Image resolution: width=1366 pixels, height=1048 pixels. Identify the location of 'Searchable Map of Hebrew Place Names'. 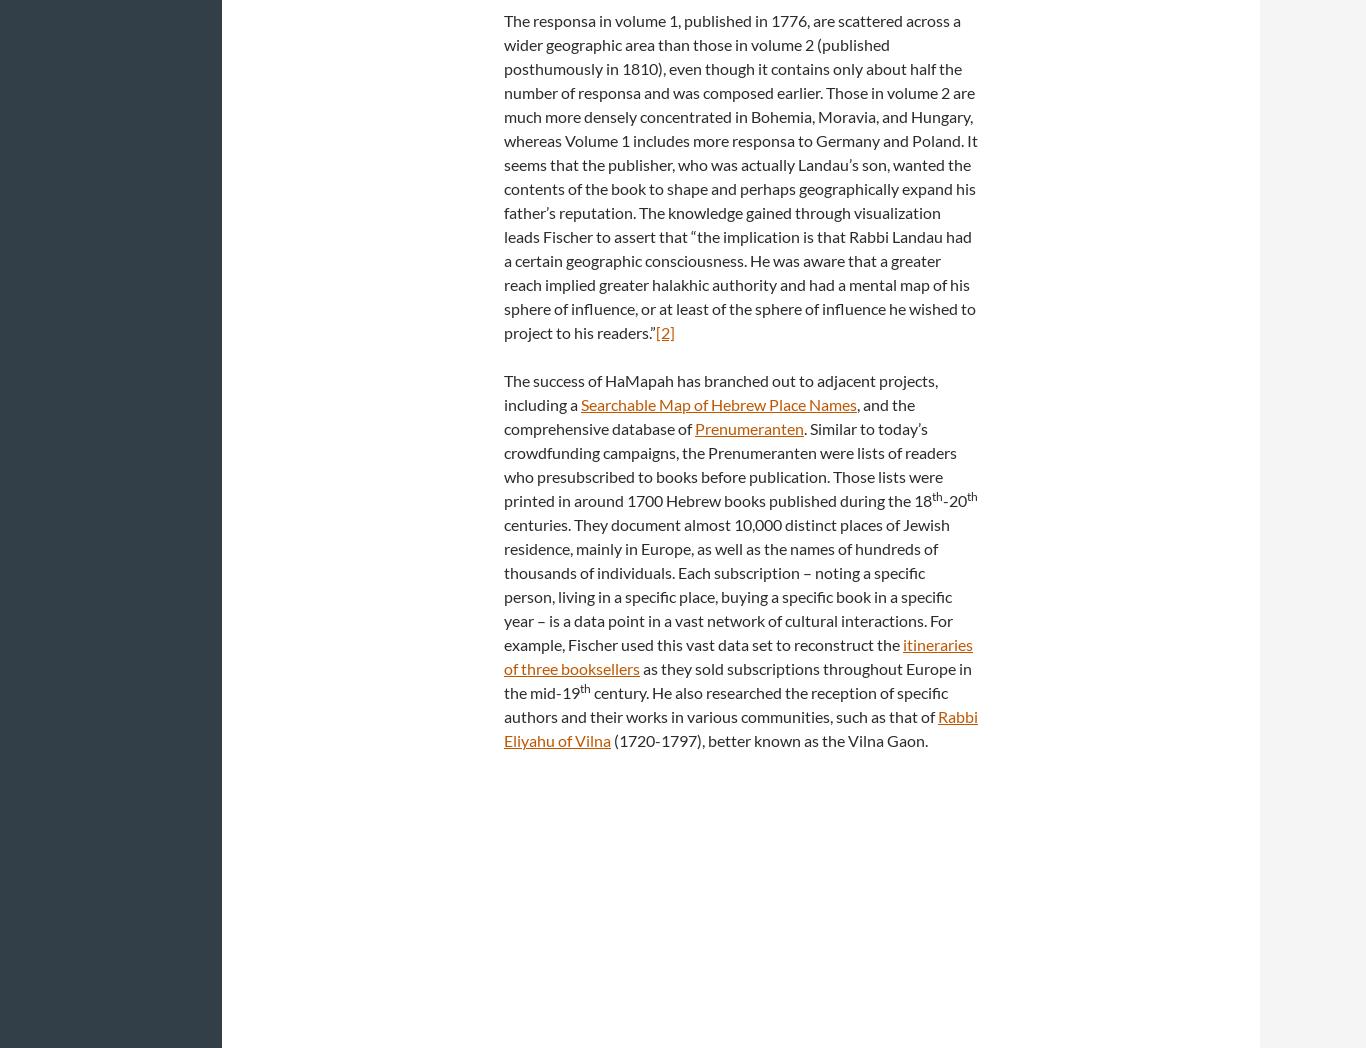
(719, 404).